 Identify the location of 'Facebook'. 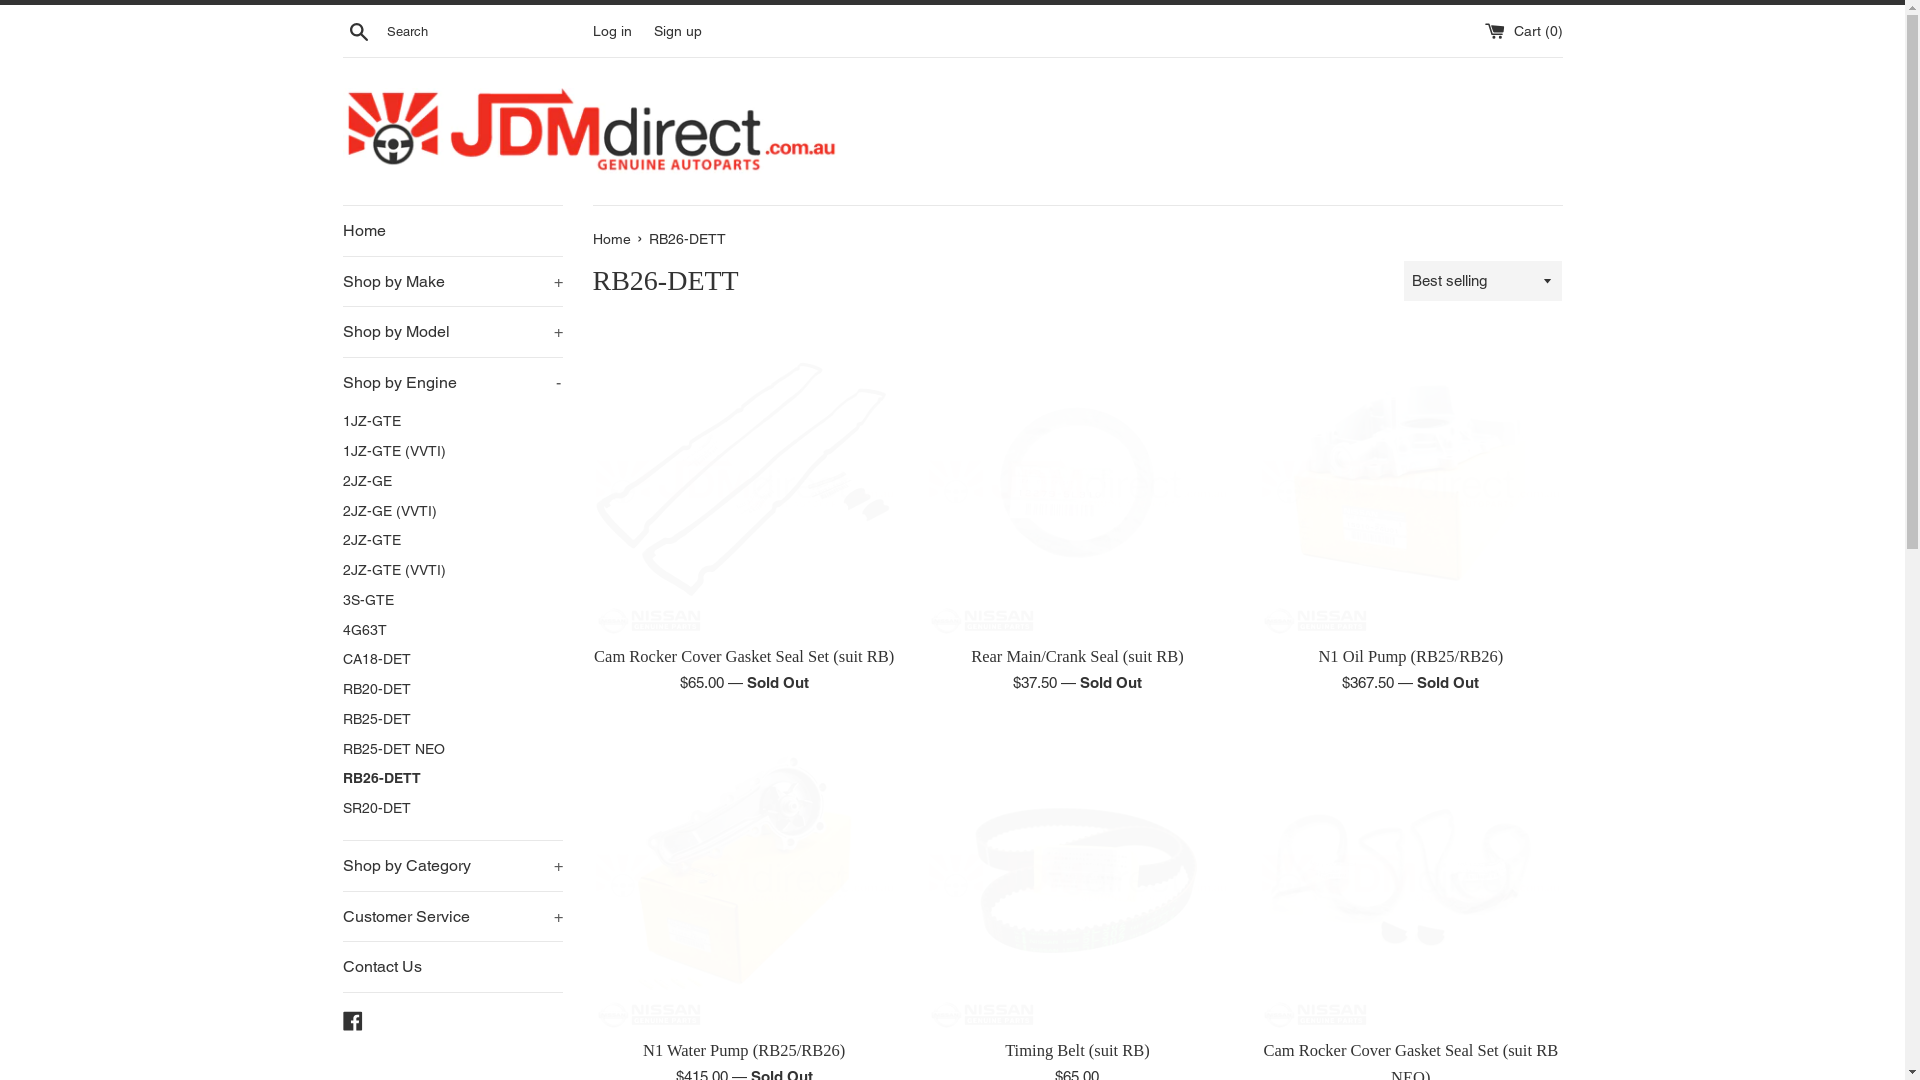
(351, 1019).